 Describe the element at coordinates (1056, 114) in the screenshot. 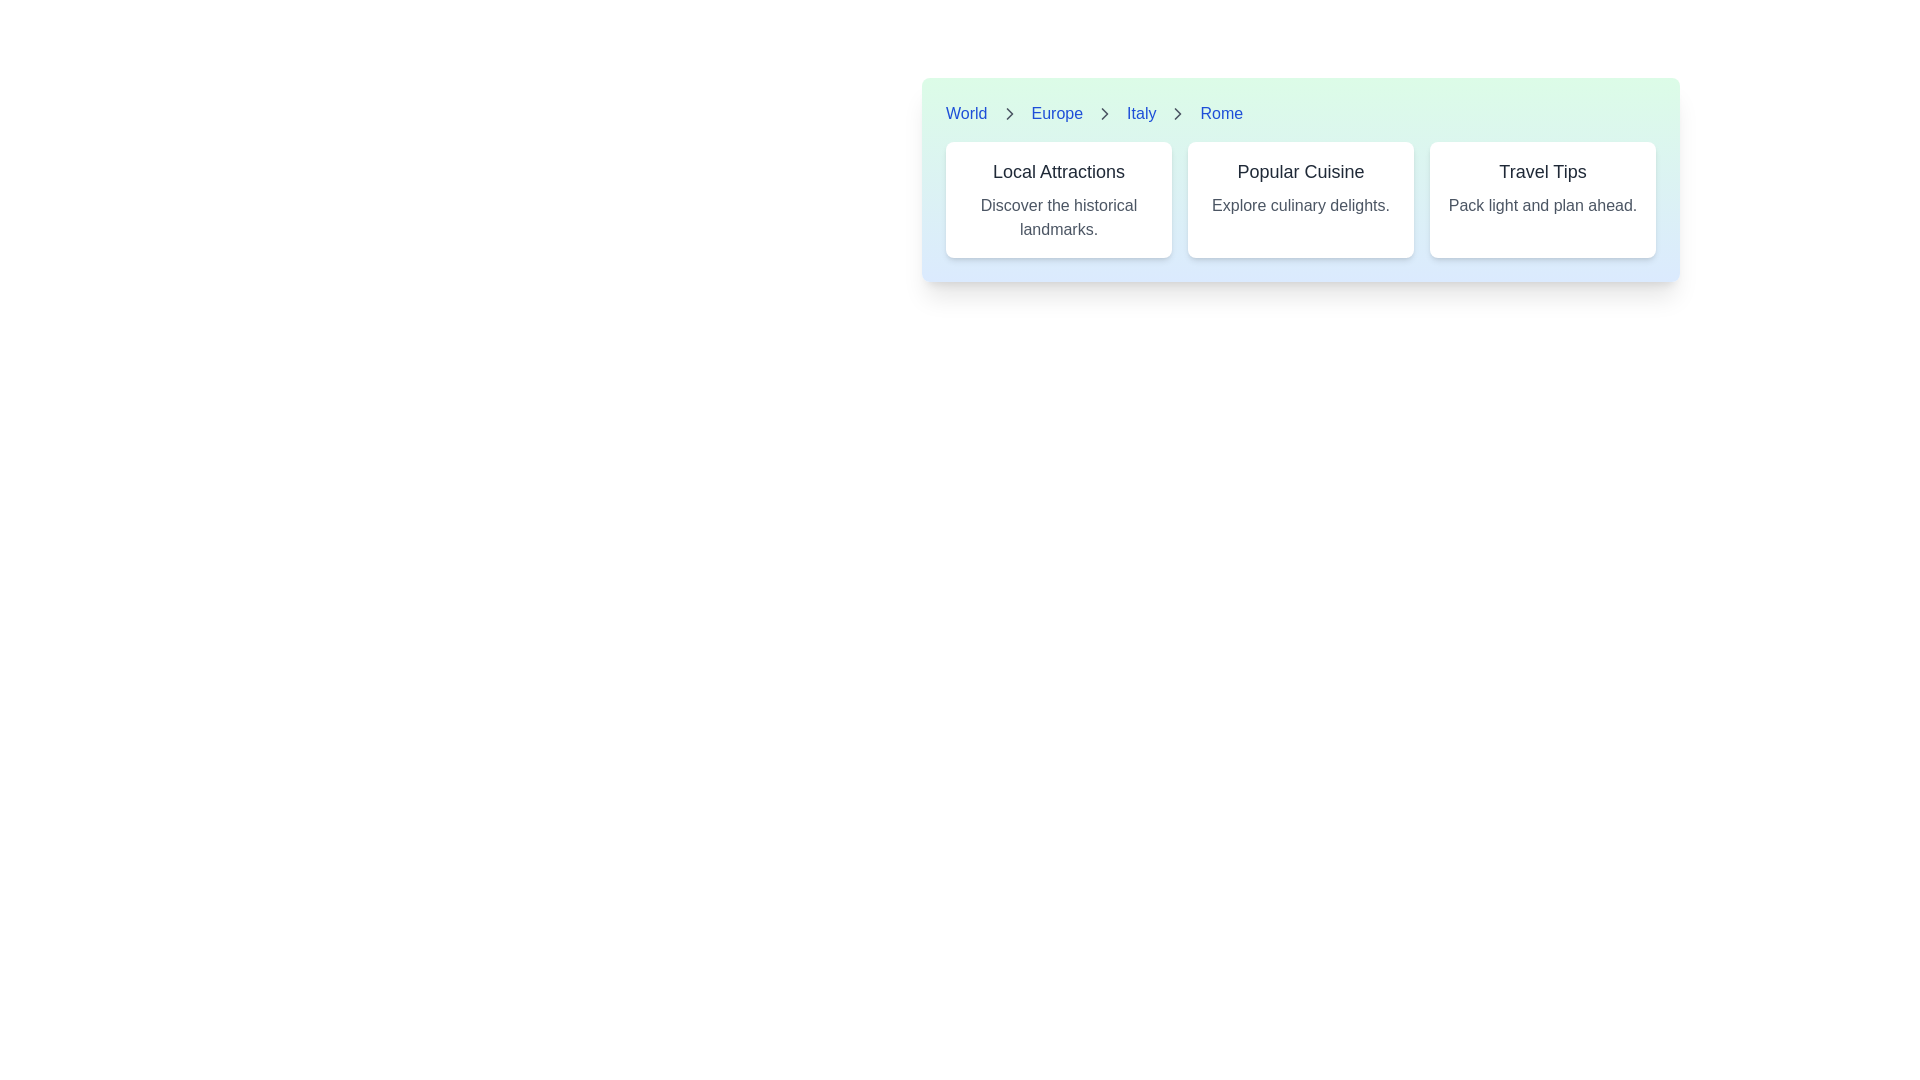

I see `the breadcrumb navigation link for 'Europe'` at that location.